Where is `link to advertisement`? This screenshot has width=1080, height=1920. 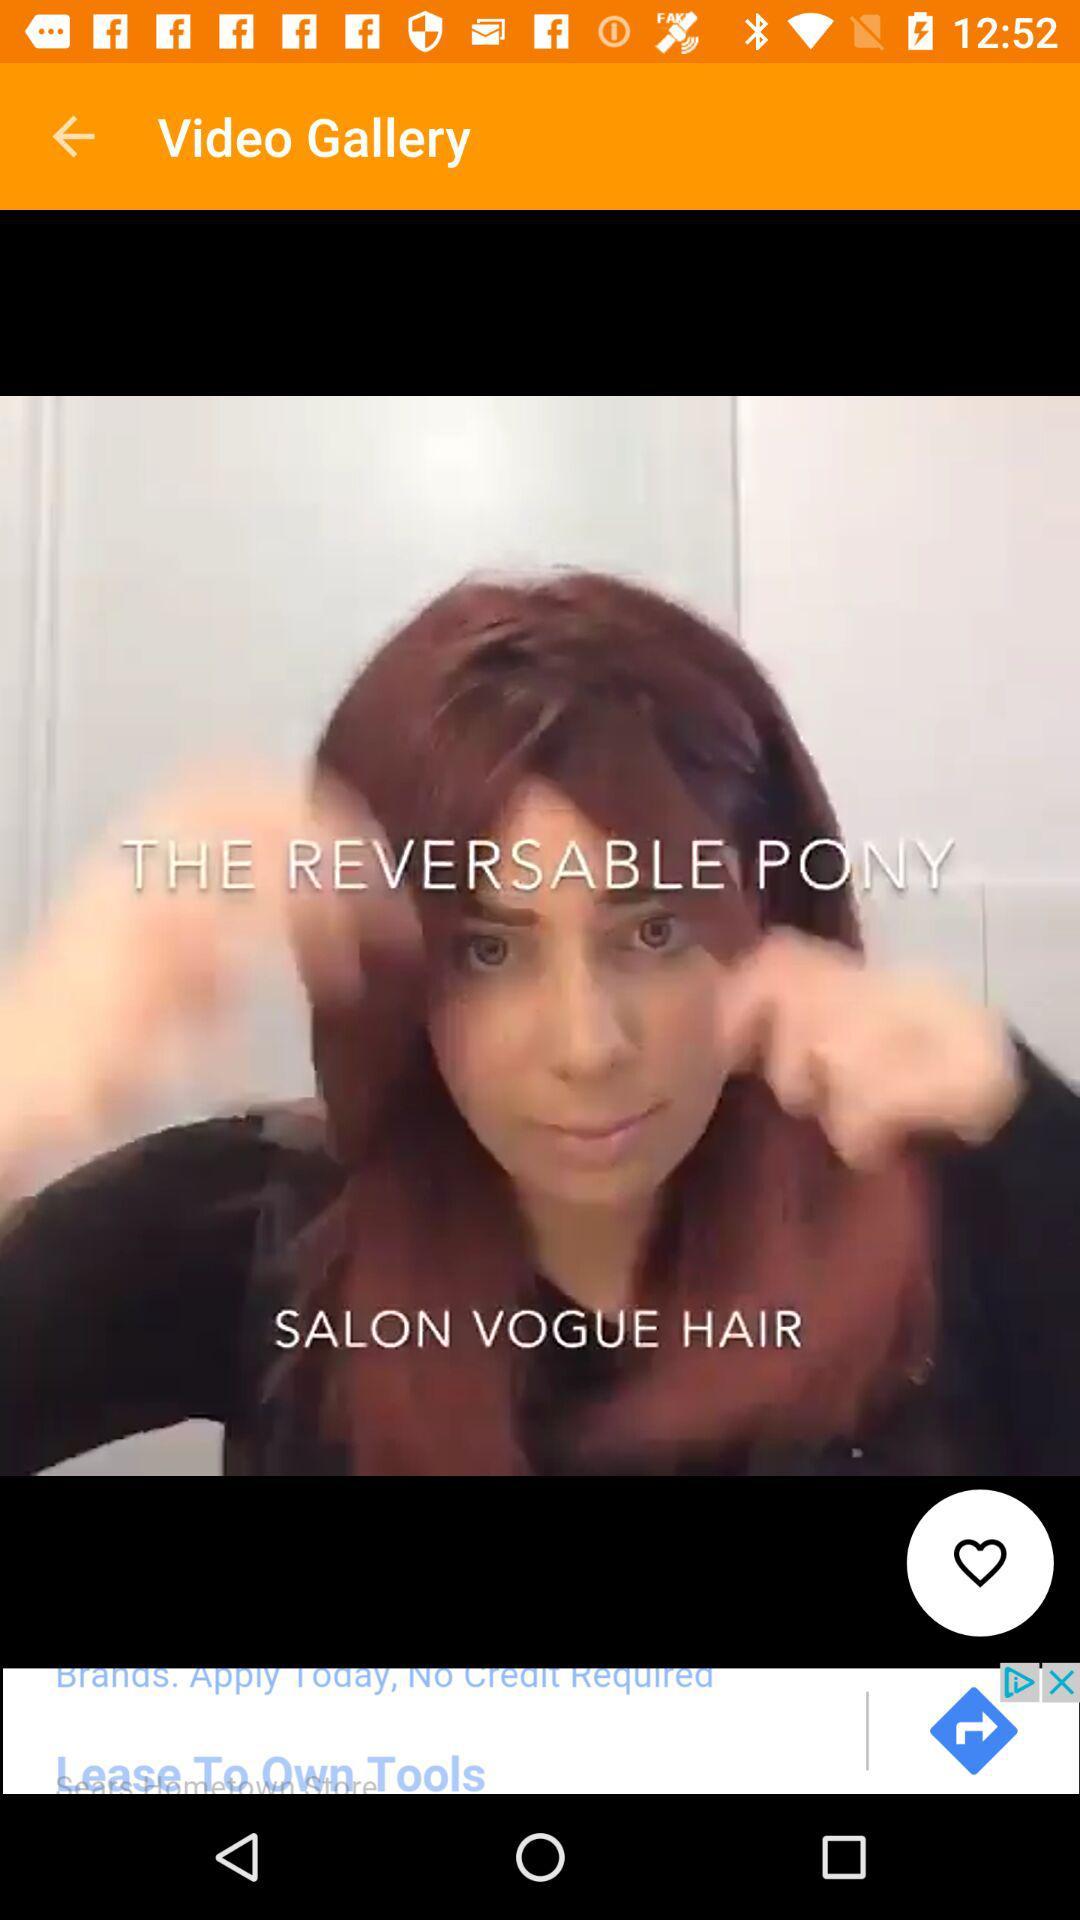
link to advertisement is located at coordinates (540, 1727).